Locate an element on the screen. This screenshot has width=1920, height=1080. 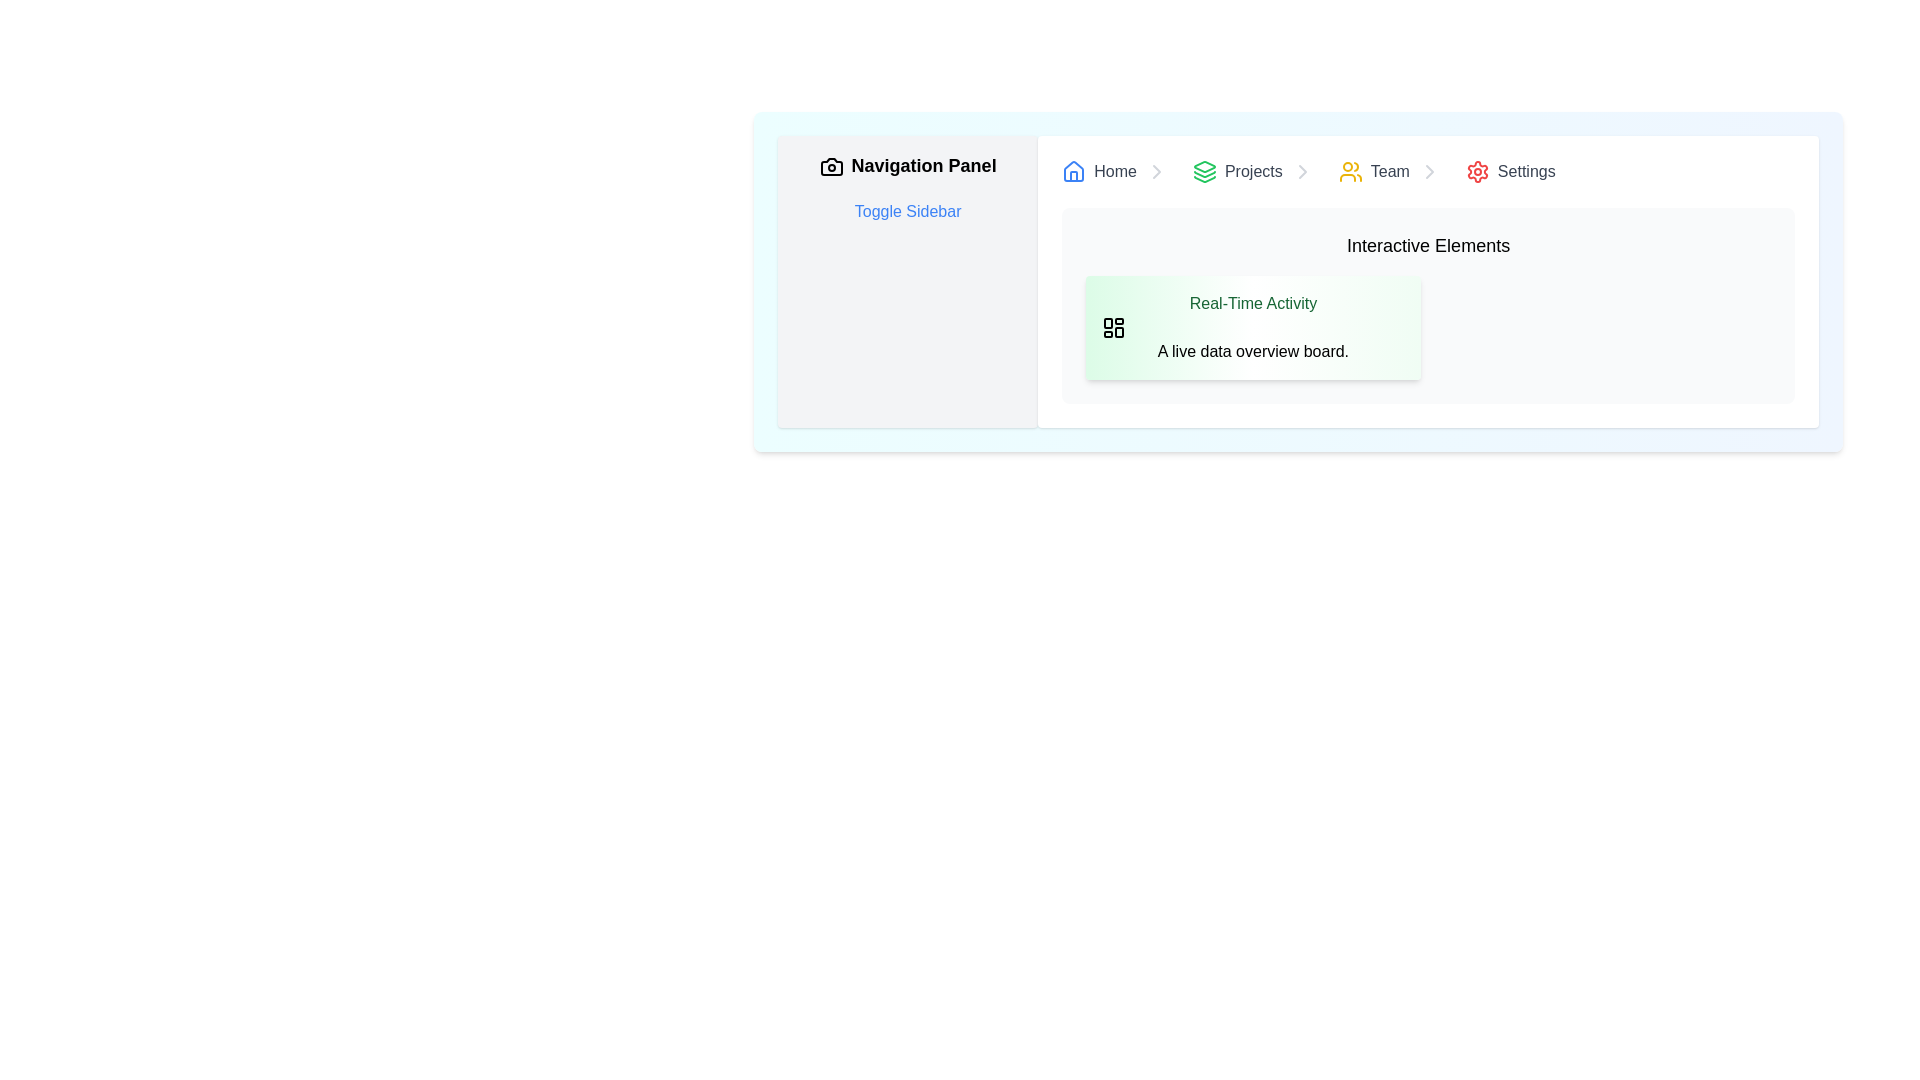
the interactive navigation link located in the navigation bar between the 'Projects' menu item and a right arrow icon is located at coordinates (1373, 171).